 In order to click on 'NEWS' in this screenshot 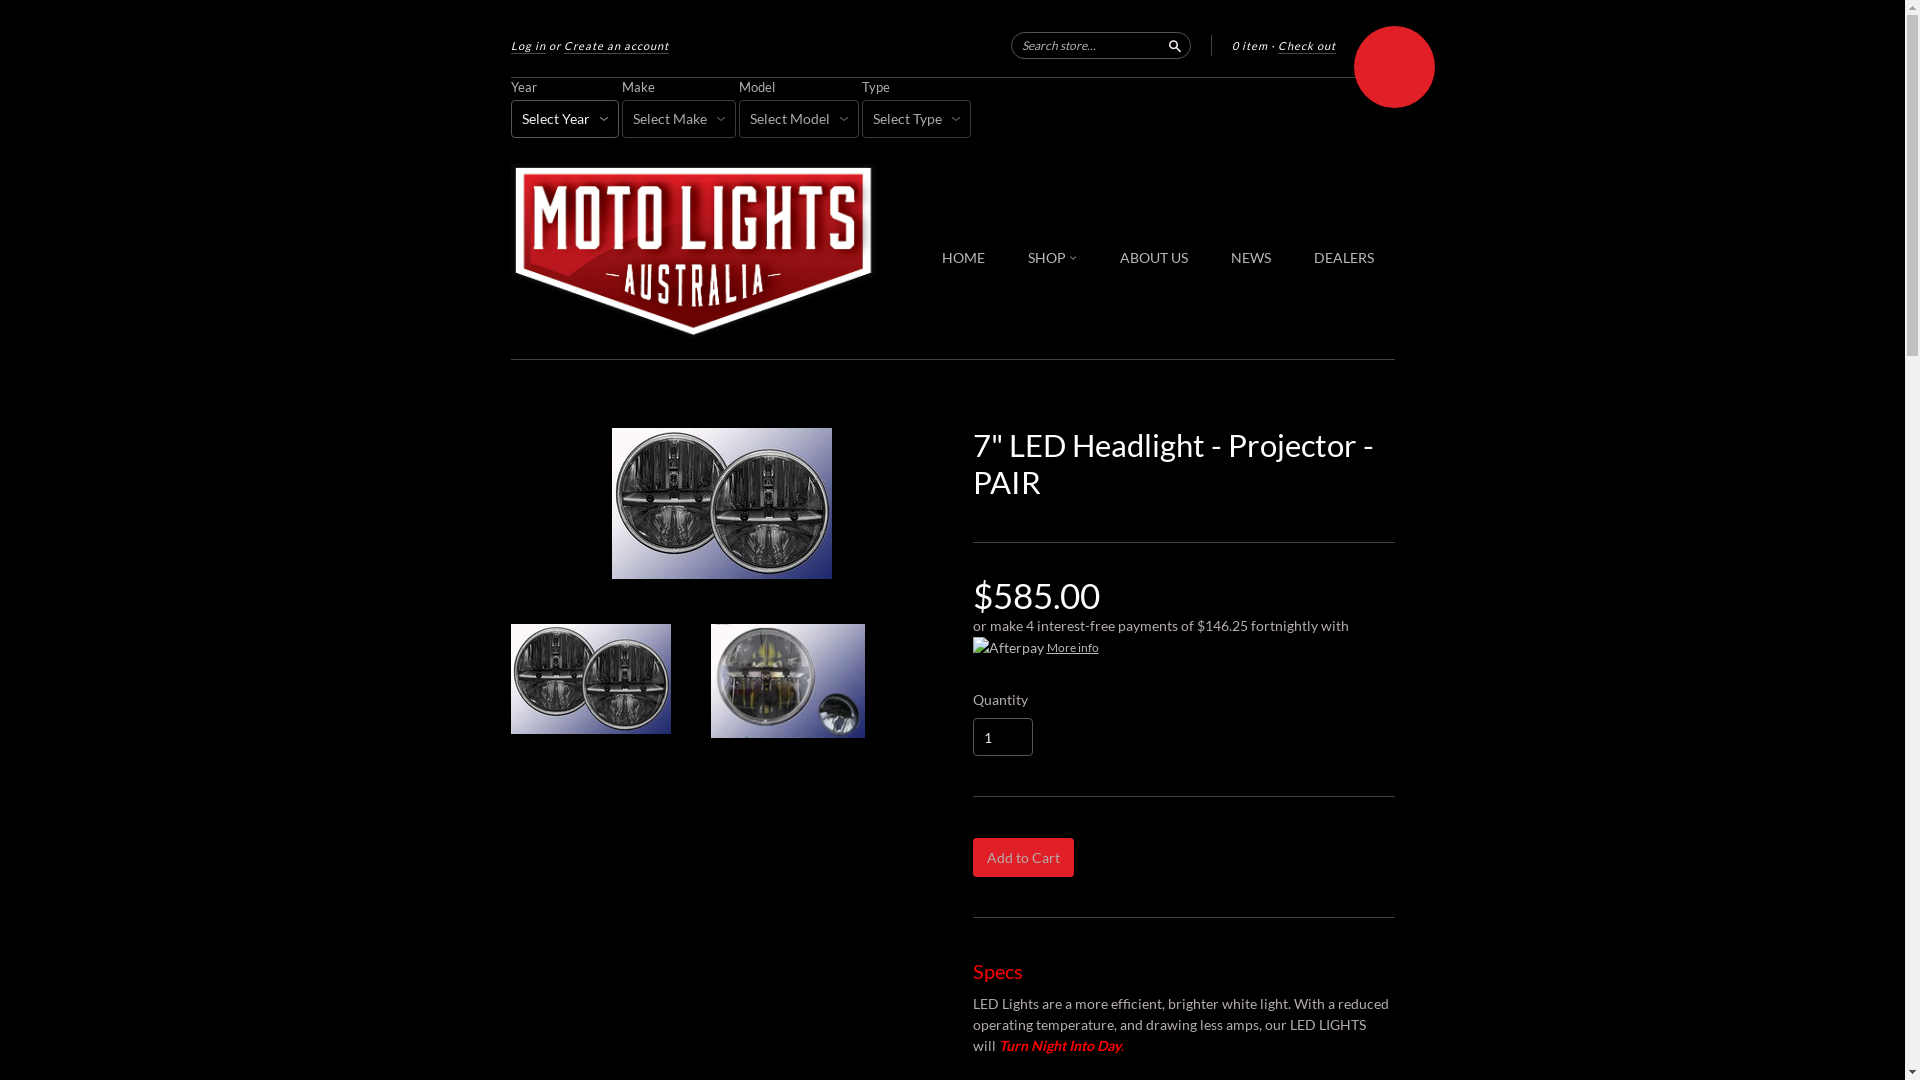, I will do `click(1229, 256)`.